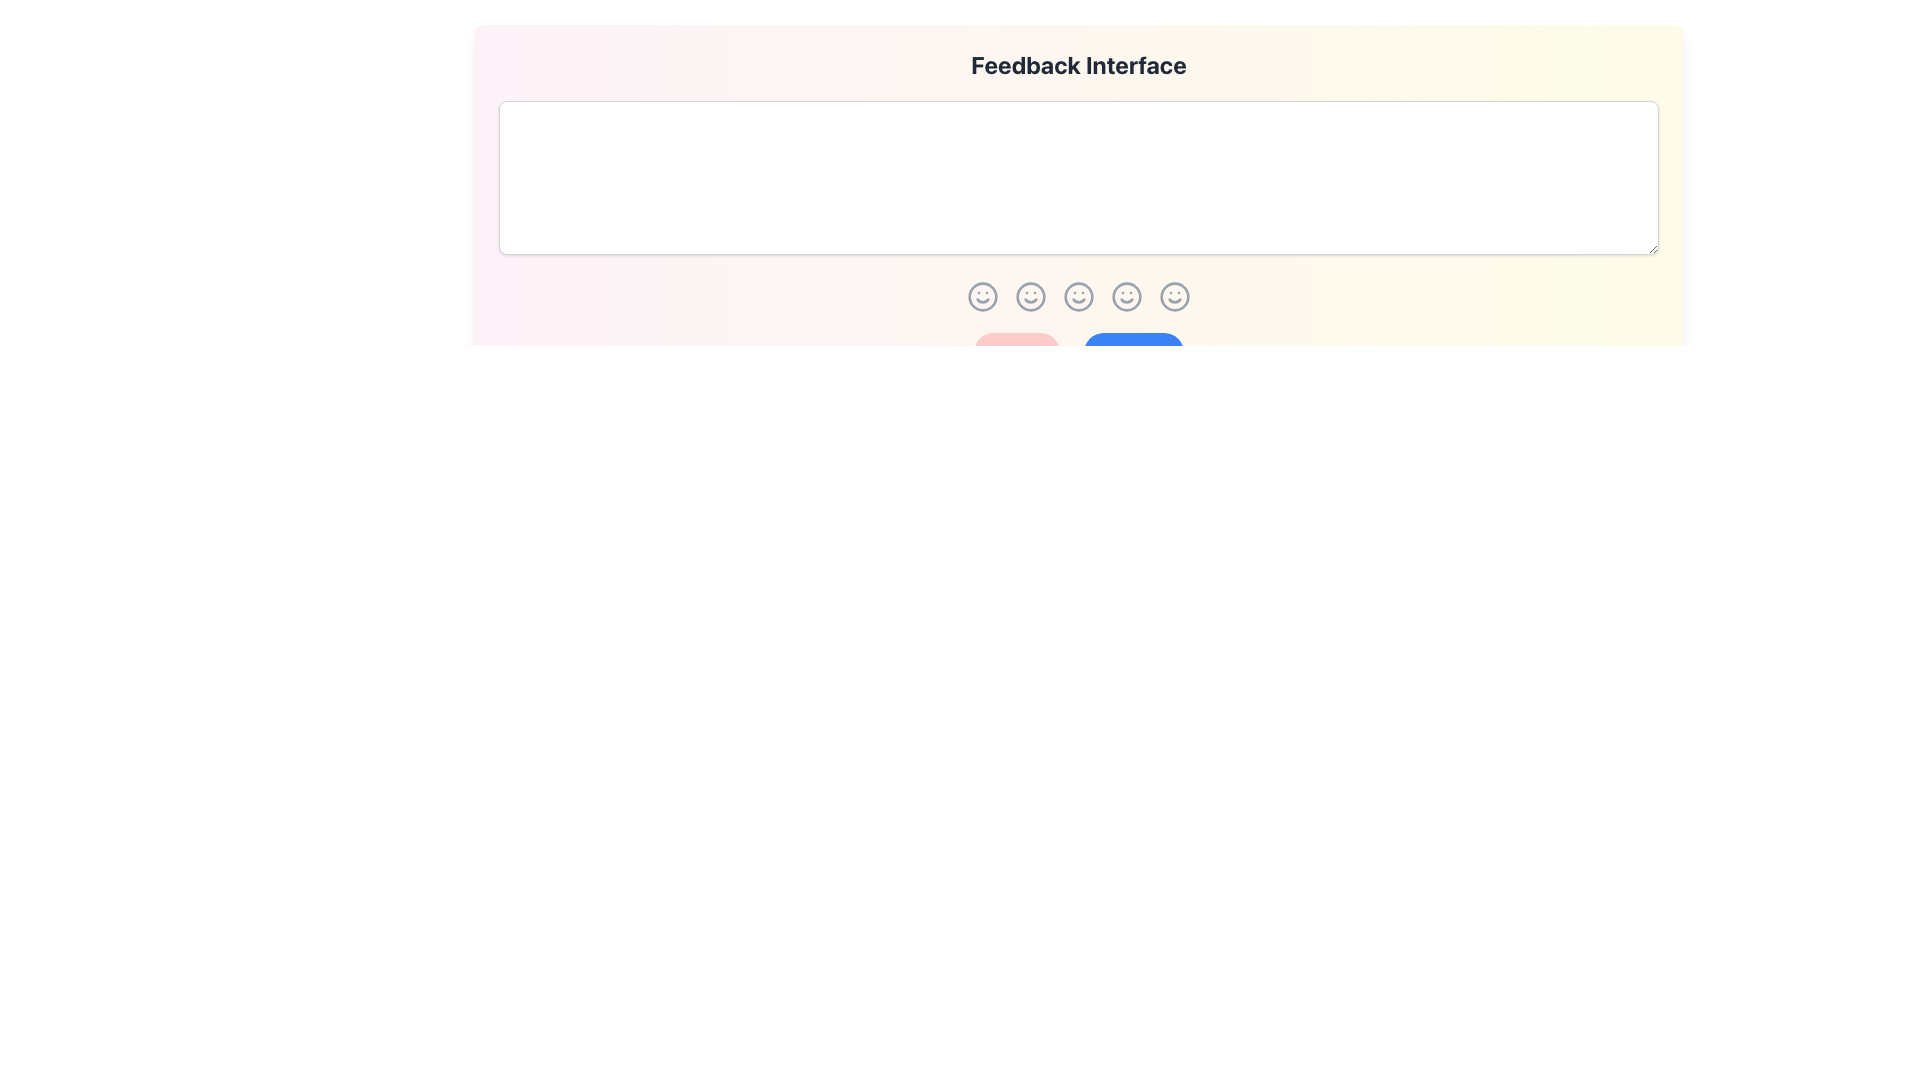  Describe the element at coordinates (1127, 297) in the screenshot. I see `the semi-transparent circular element of the smiley-face icon located at the fourth position from the left in the row of icons below the 'Feedback Interface' text input field` at that location.